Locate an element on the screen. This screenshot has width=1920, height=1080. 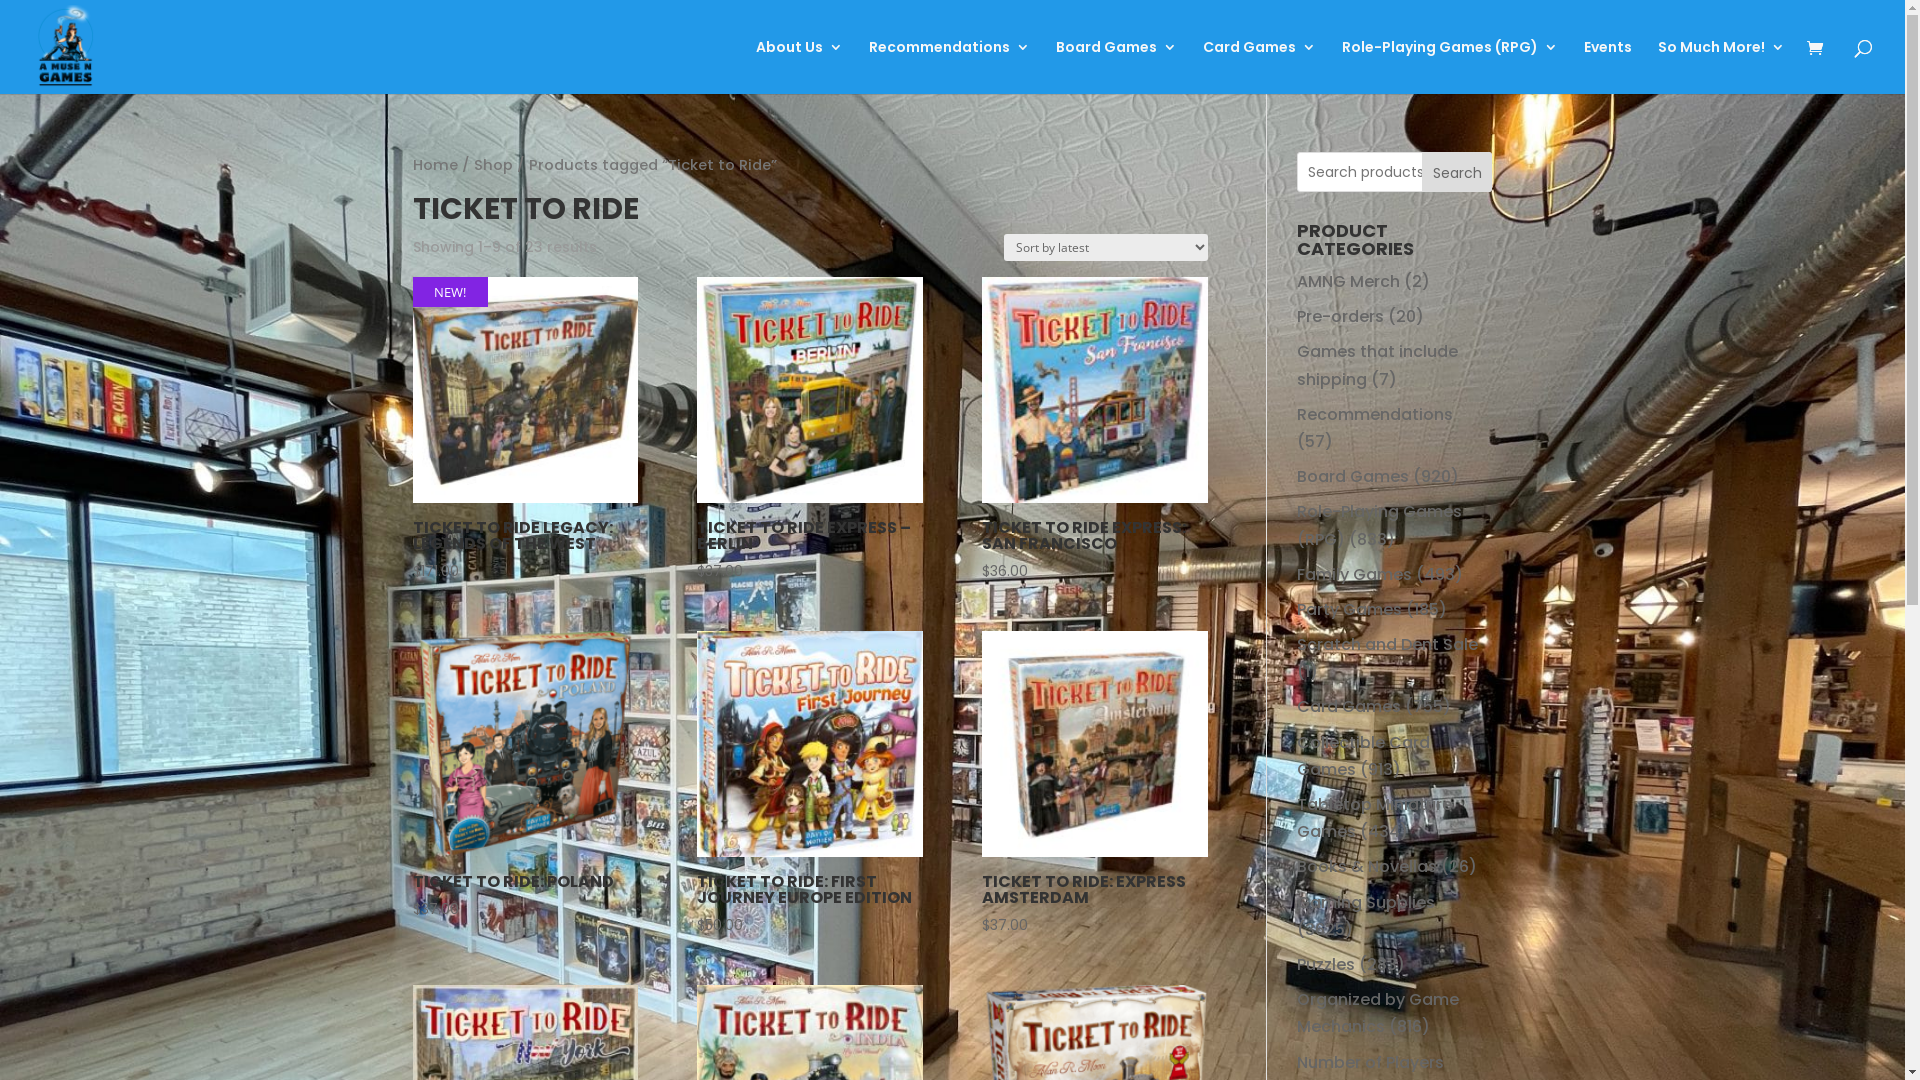
'Family Games' is located at coordinates (1296, 574).